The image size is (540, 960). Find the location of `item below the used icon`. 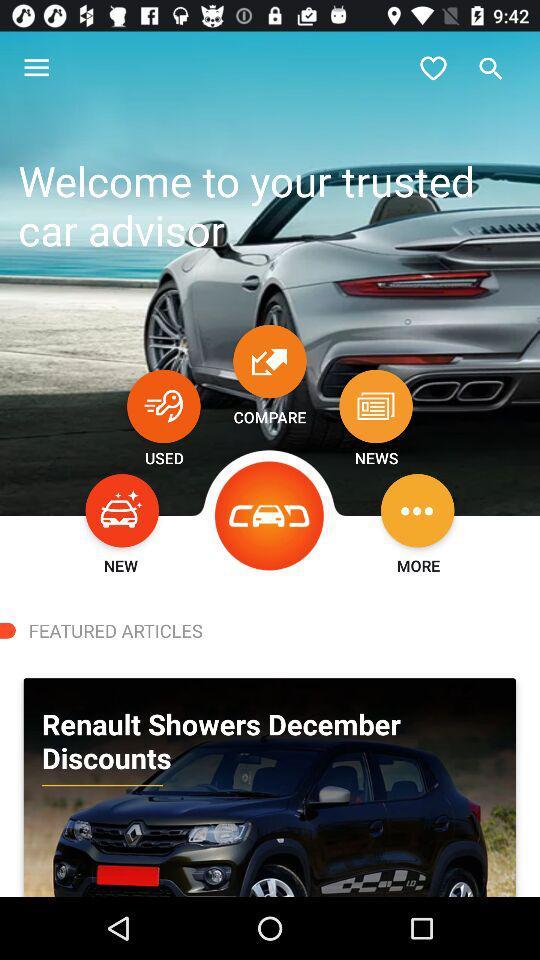

item below the used icon is located at coordinates (122, 509).